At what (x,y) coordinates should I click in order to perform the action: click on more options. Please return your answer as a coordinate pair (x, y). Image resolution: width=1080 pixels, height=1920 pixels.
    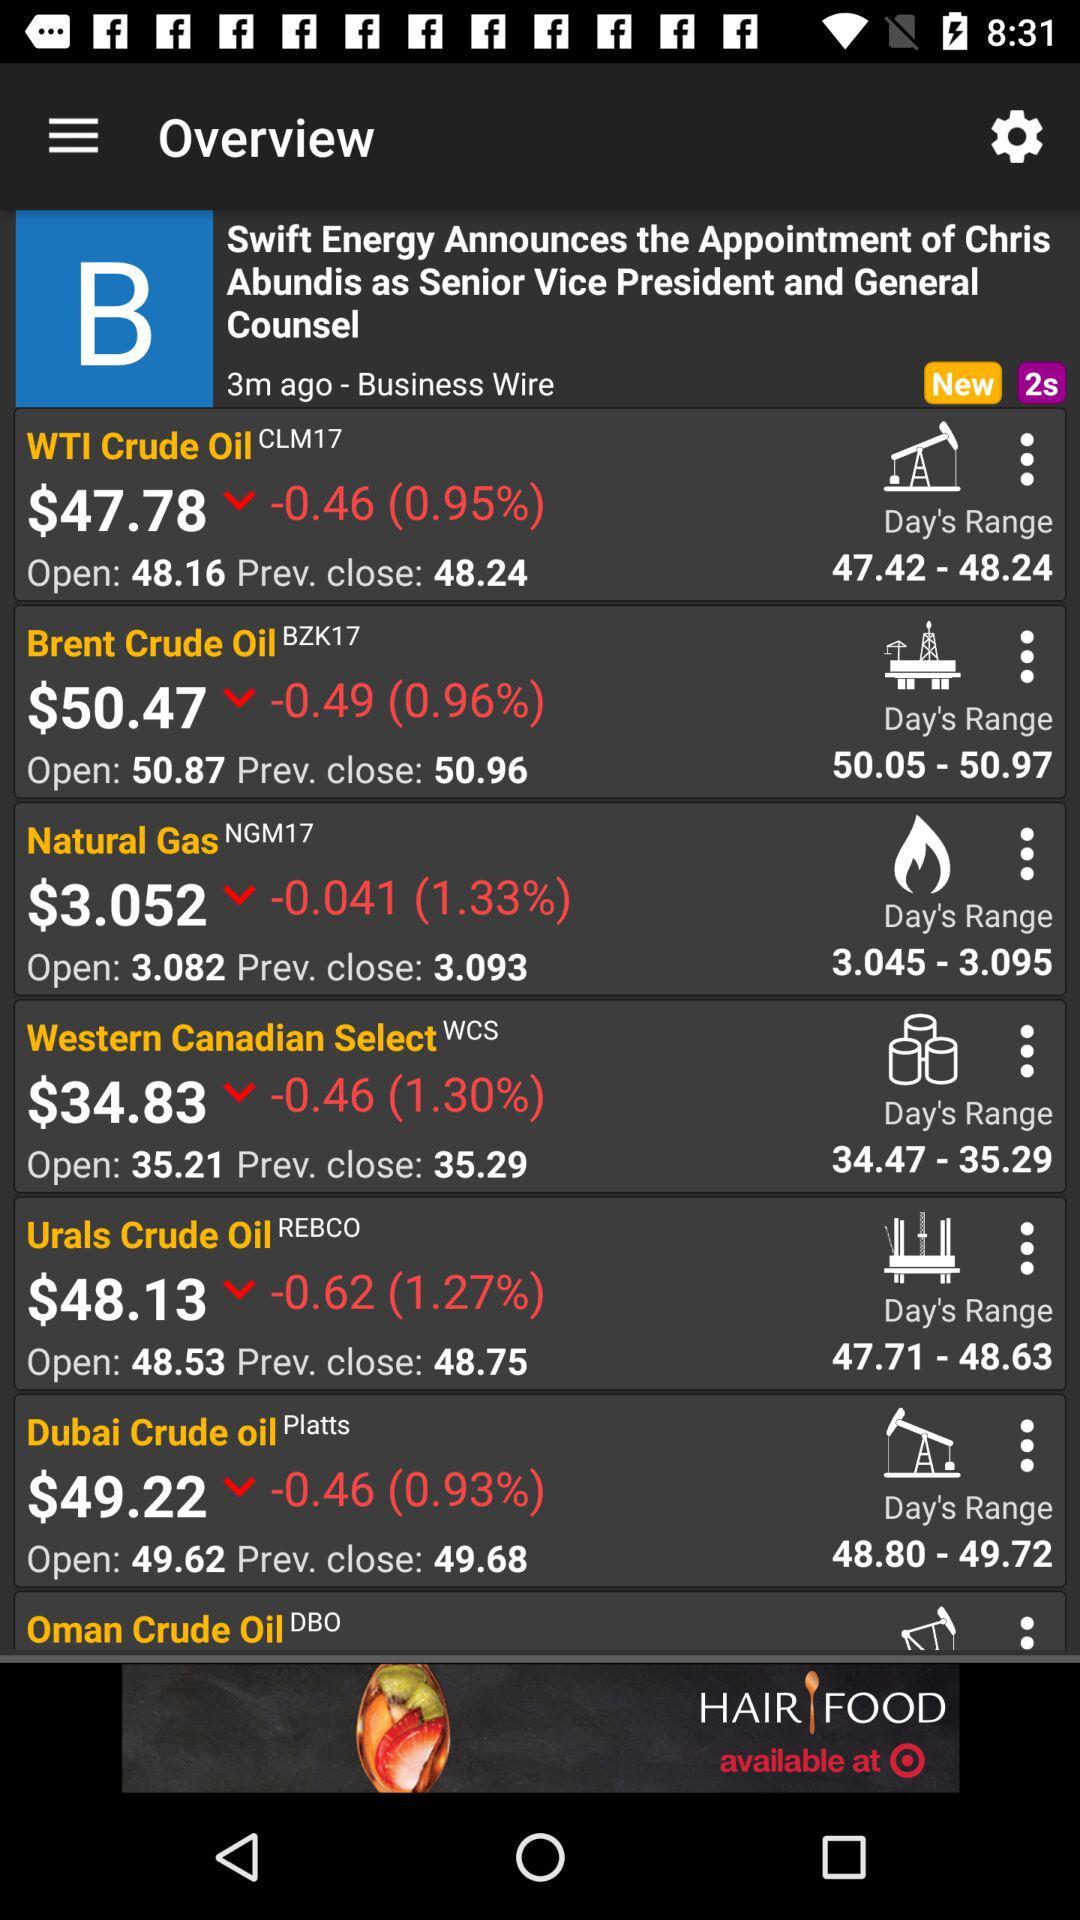
    Looking at the image, I should click on (1027, 1050).